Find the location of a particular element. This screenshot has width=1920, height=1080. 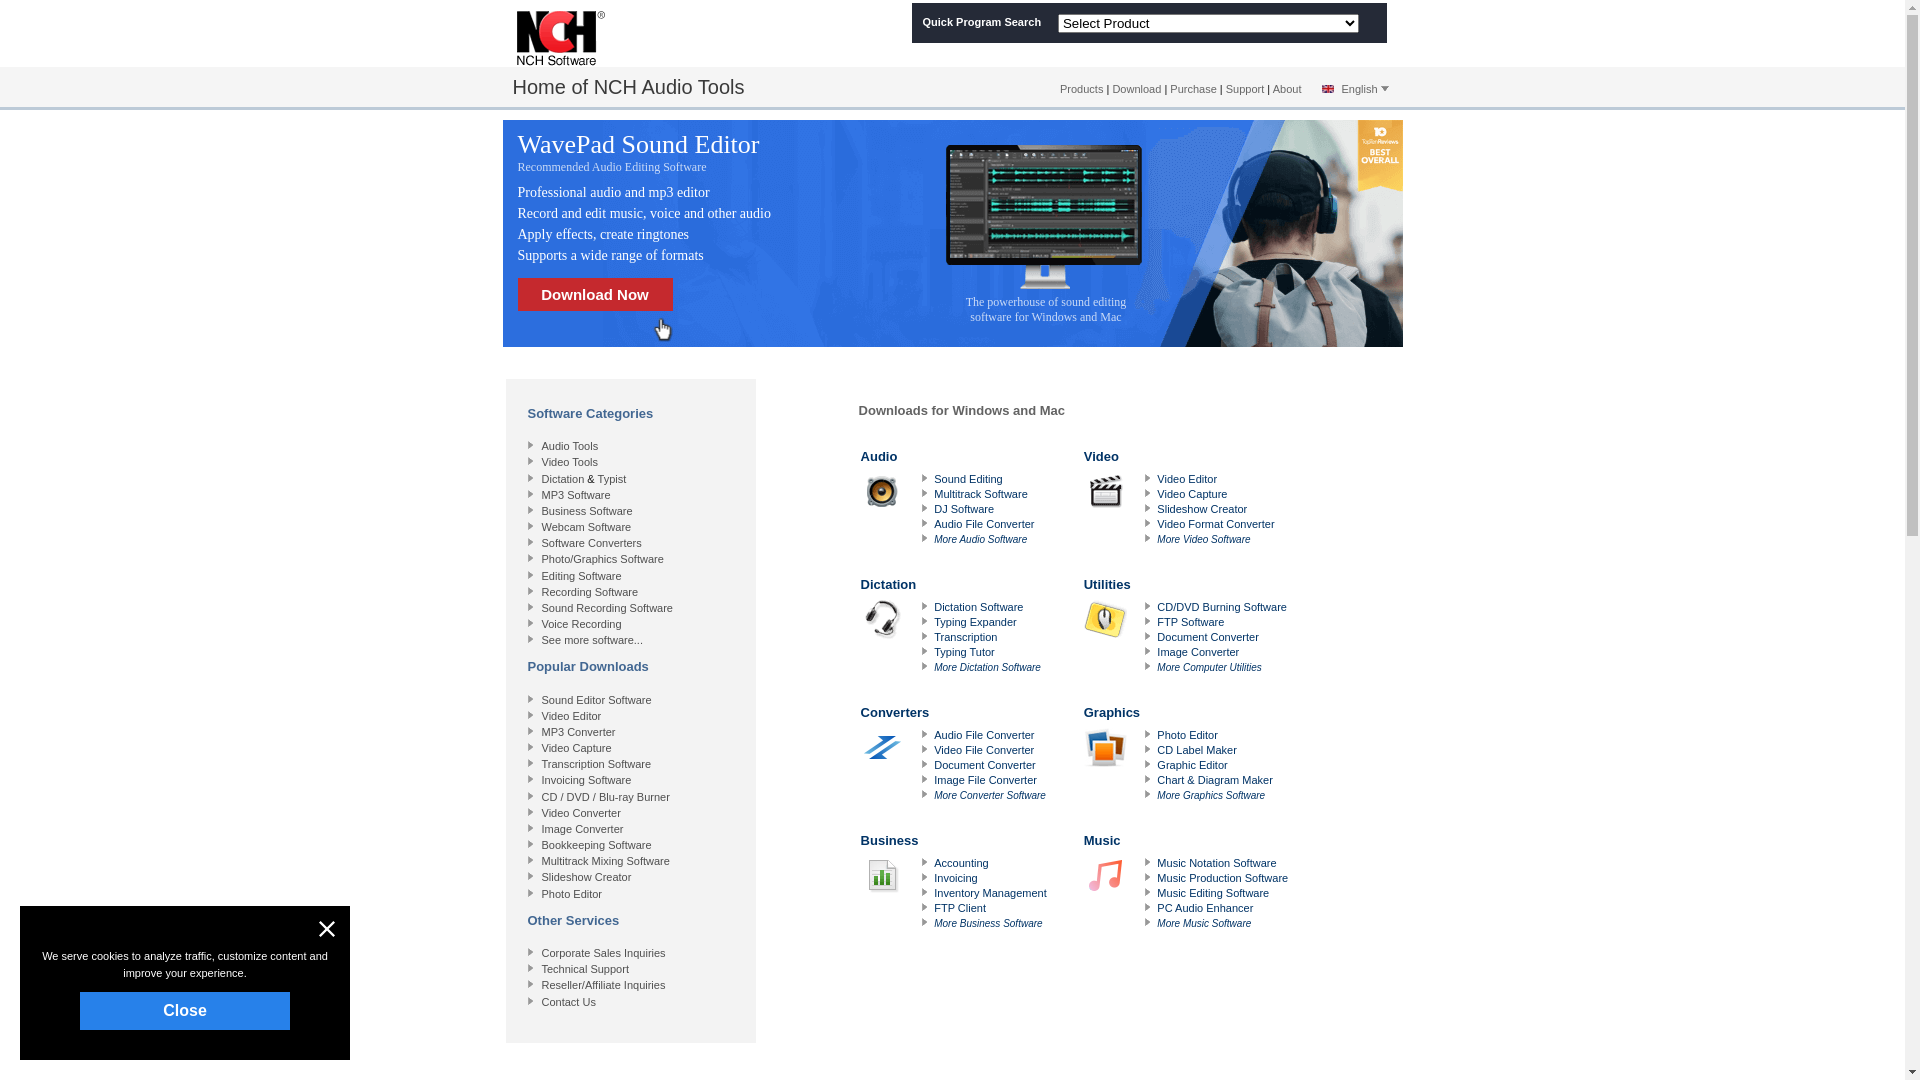

'Products' is located at coordinates (1080, 87).